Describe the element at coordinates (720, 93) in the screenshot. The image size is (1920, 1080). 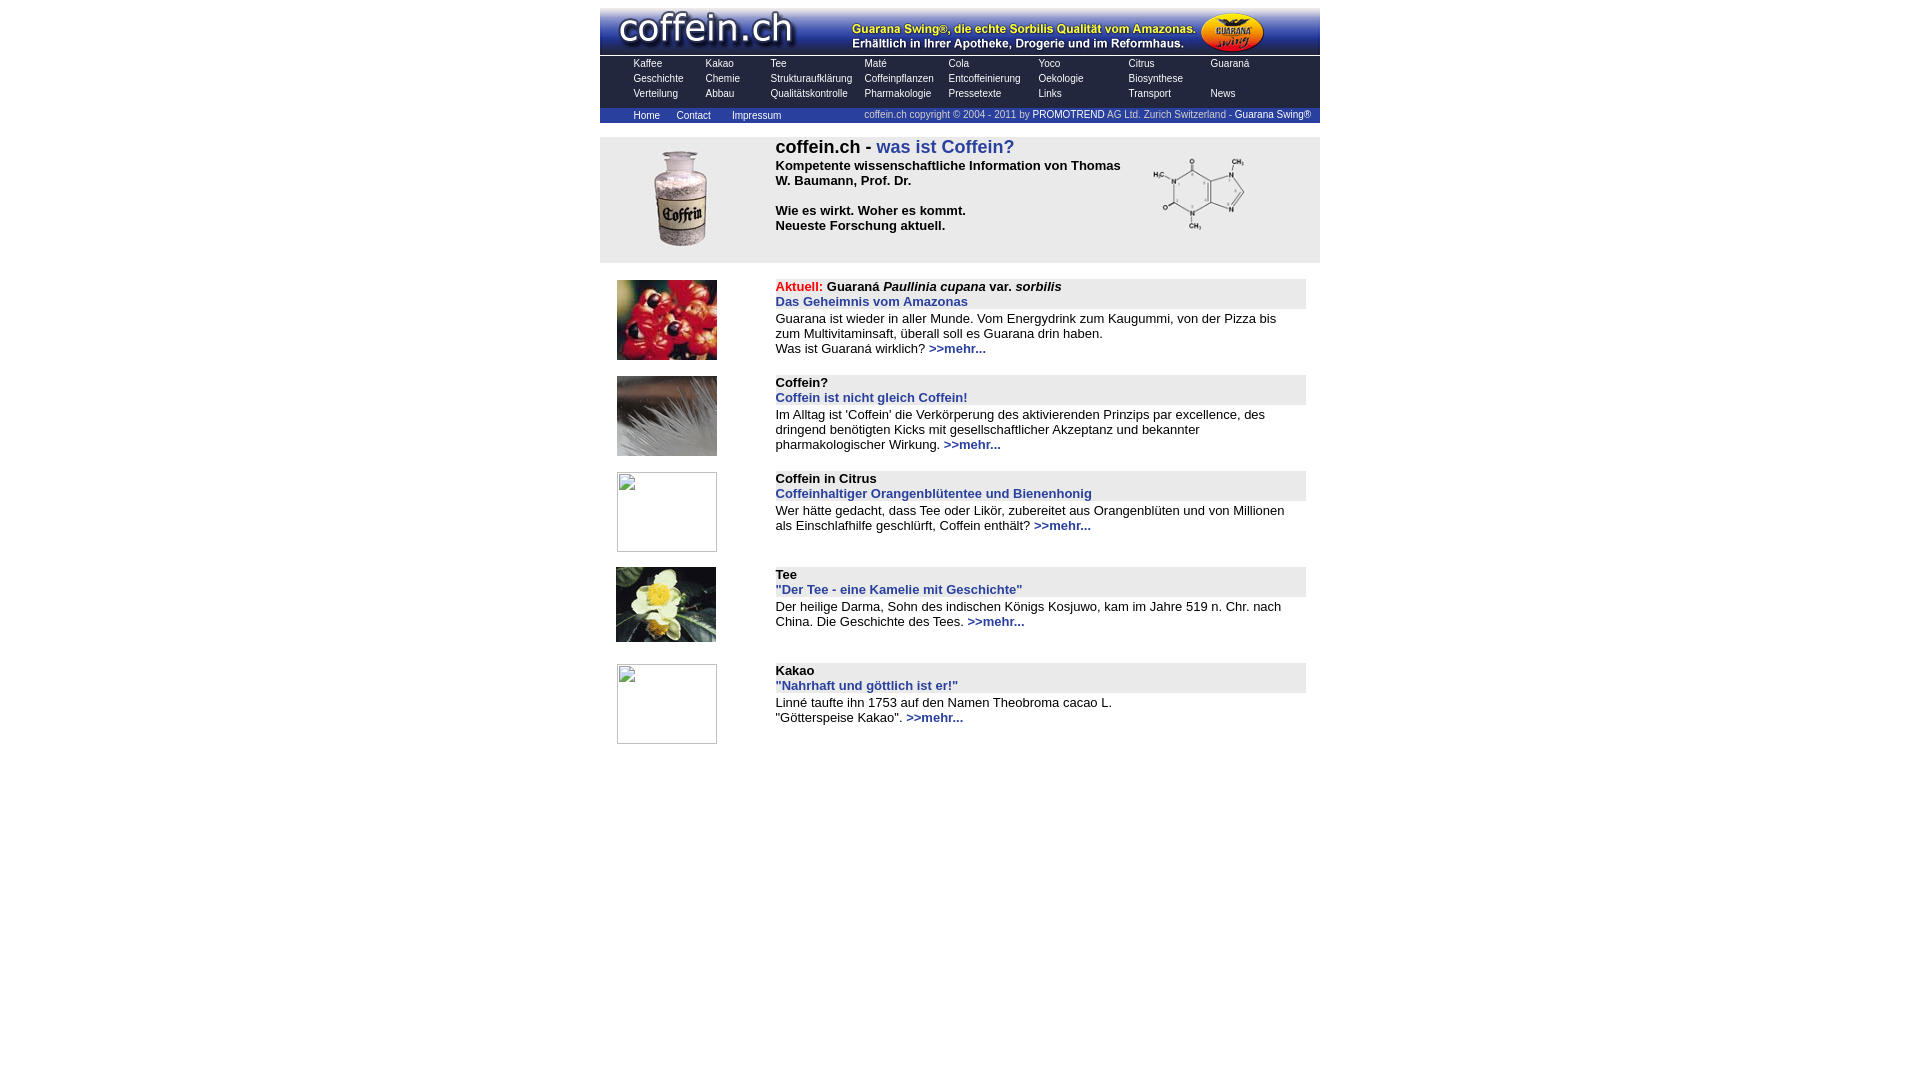
I see `'Abbau'` at that location.